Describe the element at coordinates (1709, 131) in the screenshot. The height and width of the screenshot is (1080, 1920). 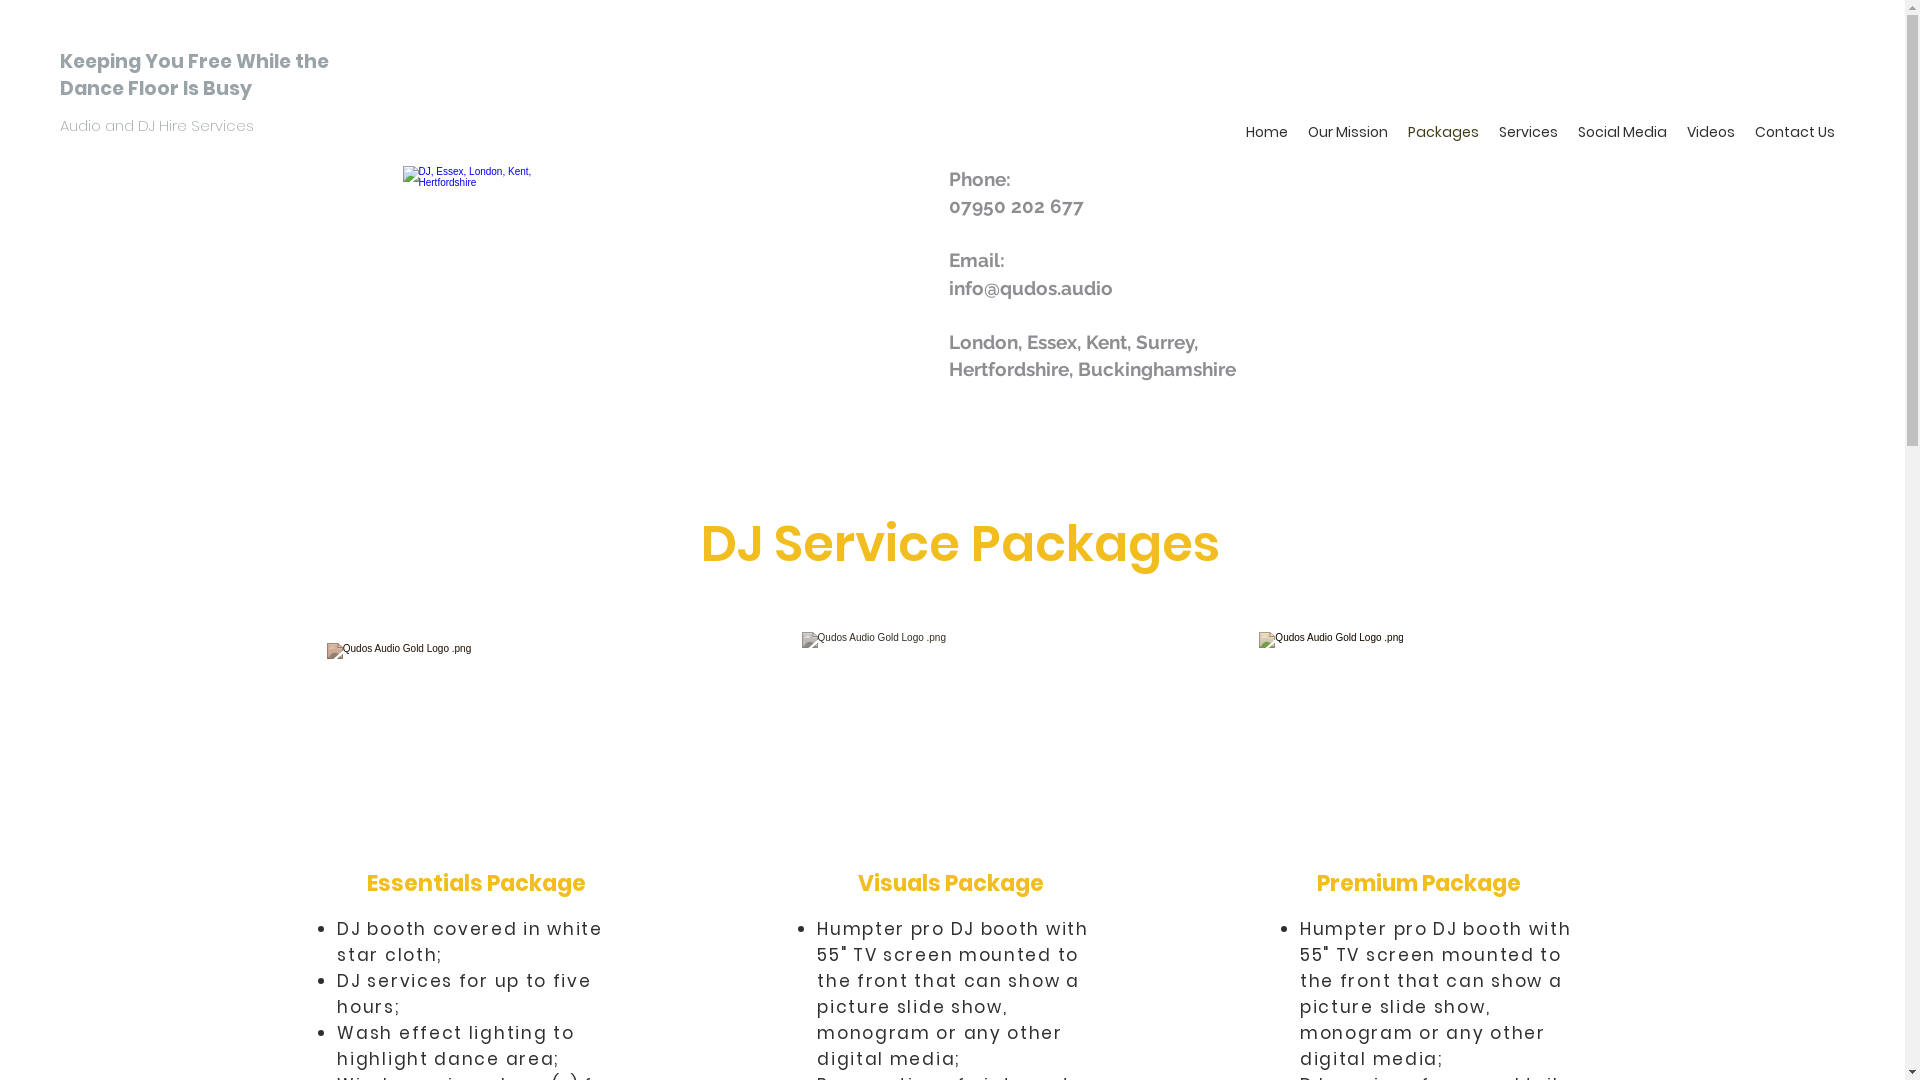
I see `'Videos'` at that location.